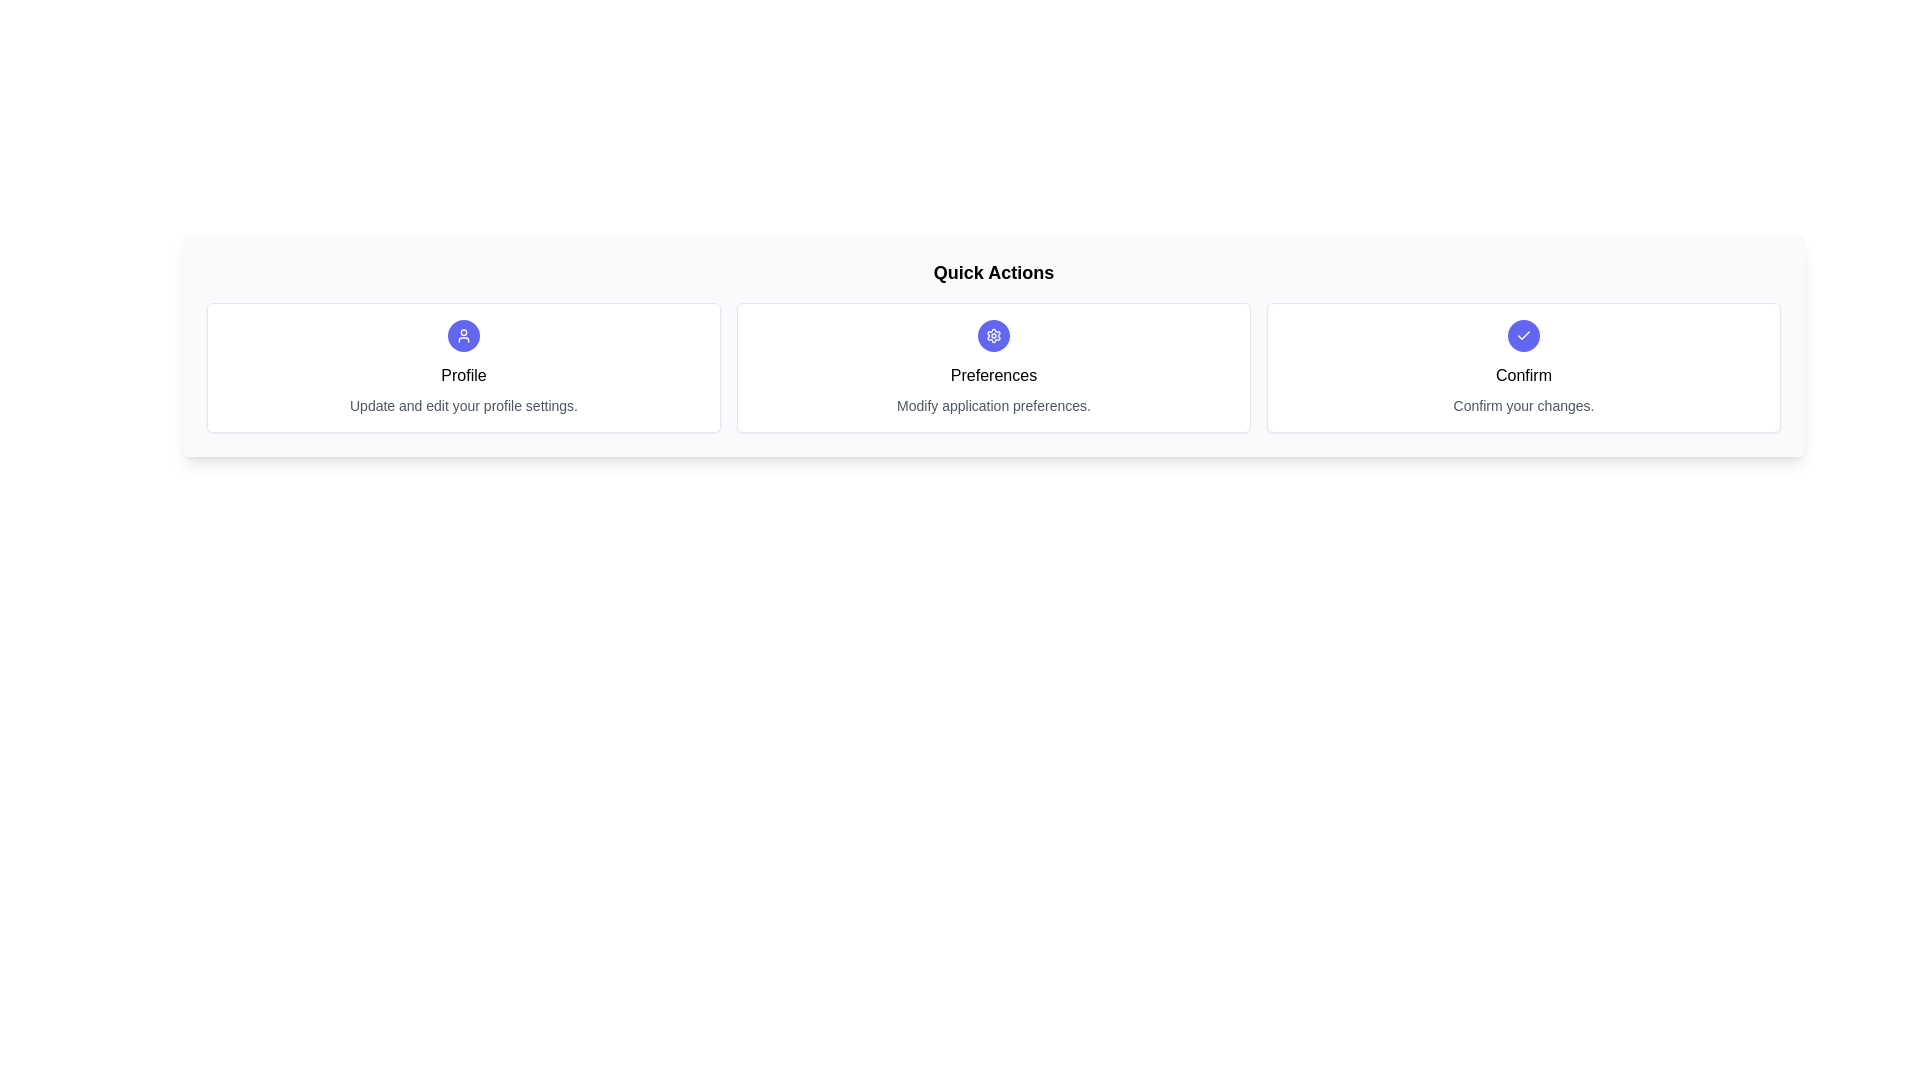  Describe the element at coordinates (1522, 367) in the screenshot. I see `the chip labeled Confirm to observe its hover effect` at that location.